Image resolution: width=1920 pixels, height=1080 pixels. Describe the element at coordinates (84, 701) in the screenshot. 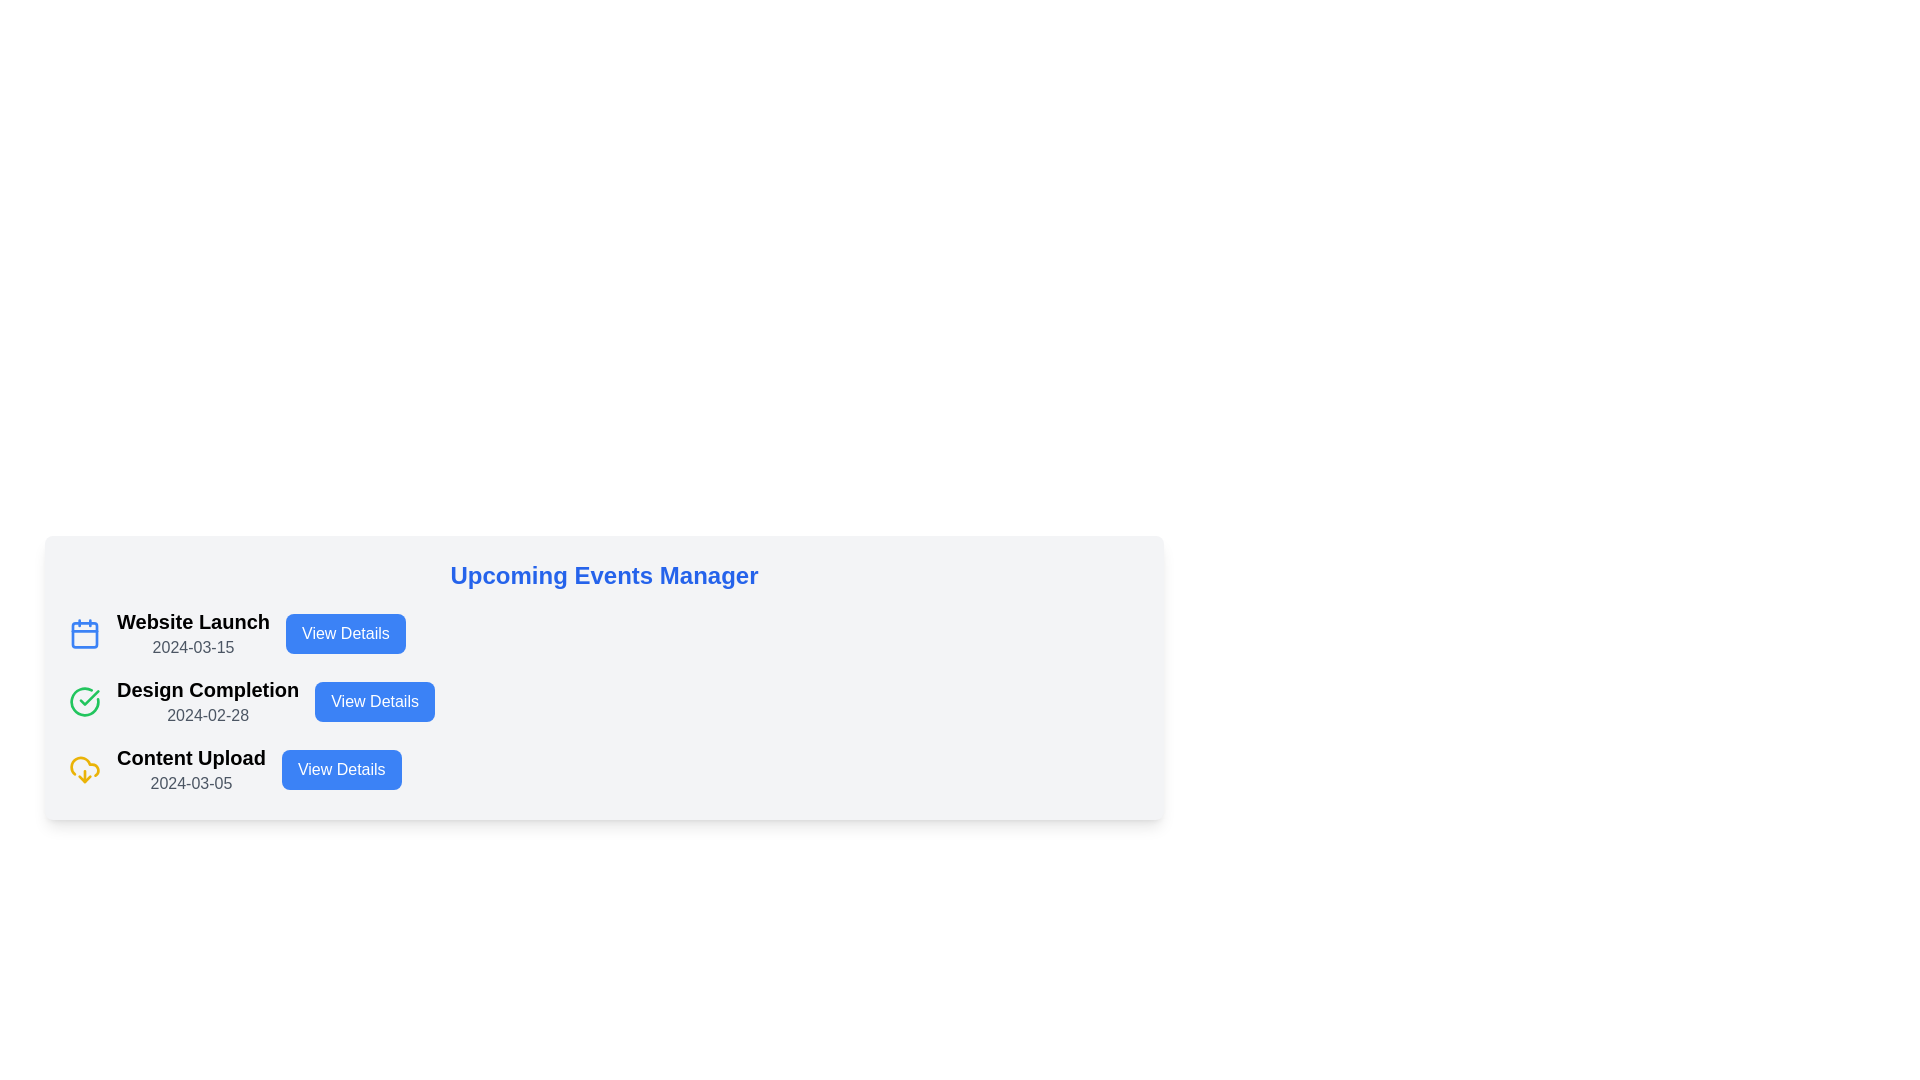

I see `the green circular icon with a tick mark symbol indicating completion, located in the second row under 'Upcoming Events Manager', preceding 'Design Completion' and the date '2024-02-28'` at that location.